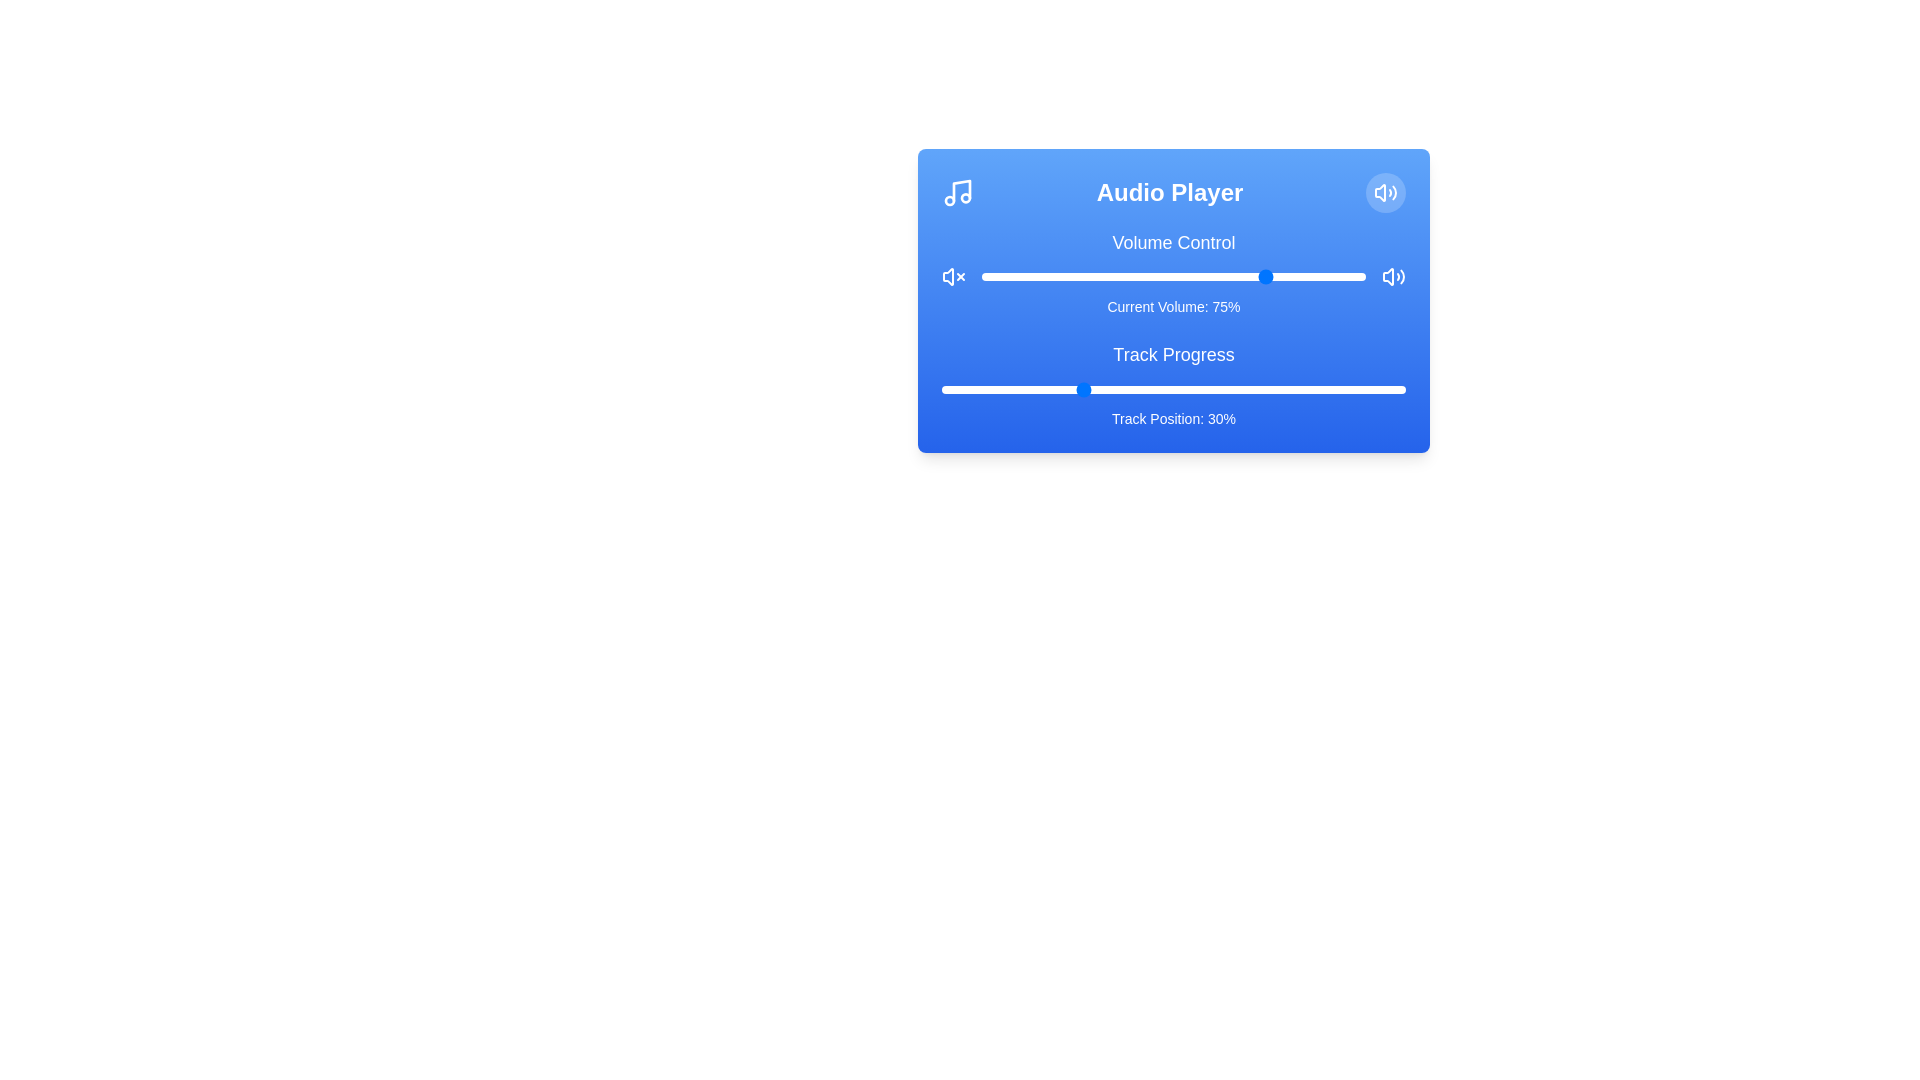 This screenshot has width=1920, height=1080. Describe the element at coordinates (1183, 389) in the screenshot. I see `the track position` at that location.